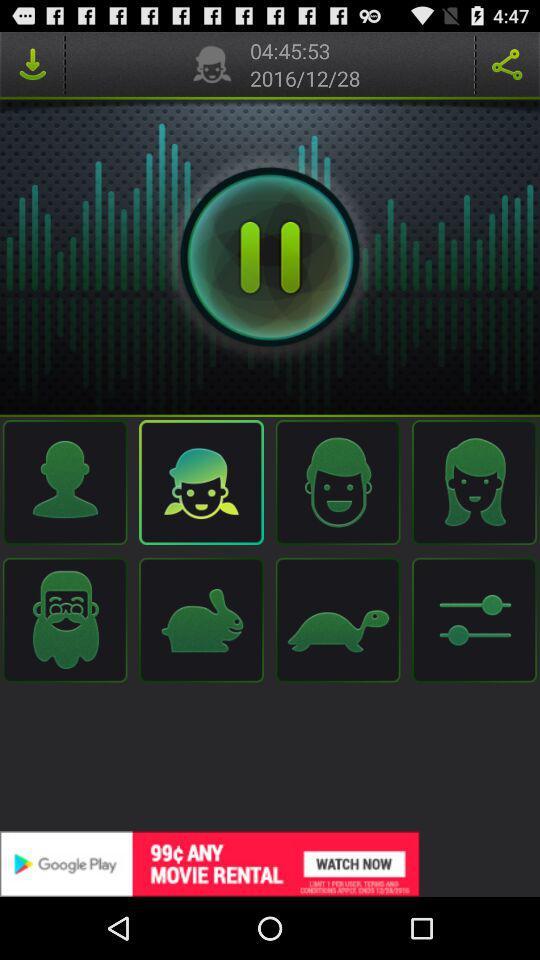  What do you see at coordinates (473, 619) in the screenshot?
I see `the left corner image which is beside of the turtle image` at bounding box center [473, 619].